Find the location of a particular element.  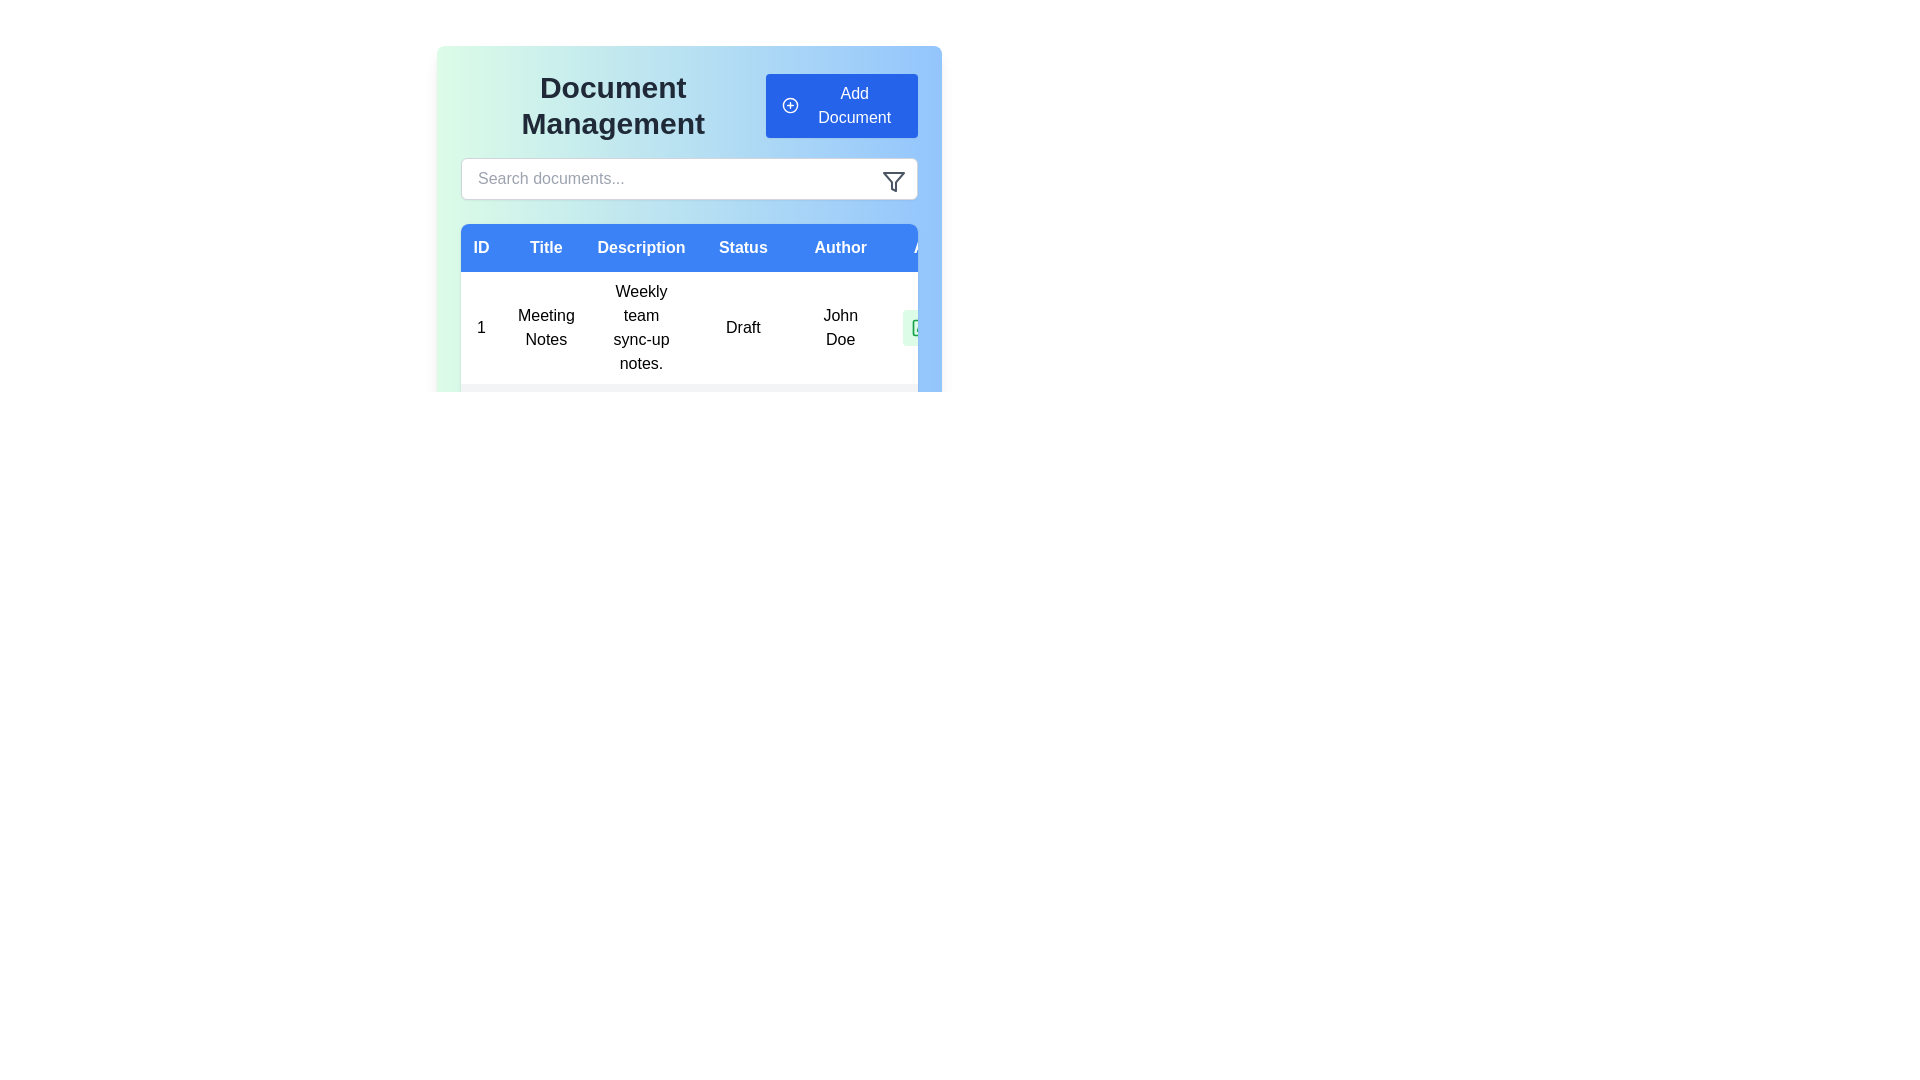

the 'Status' text label in the fourth position of the row that labels the column representing the status of items in the table is located at coordinates (742, 246).